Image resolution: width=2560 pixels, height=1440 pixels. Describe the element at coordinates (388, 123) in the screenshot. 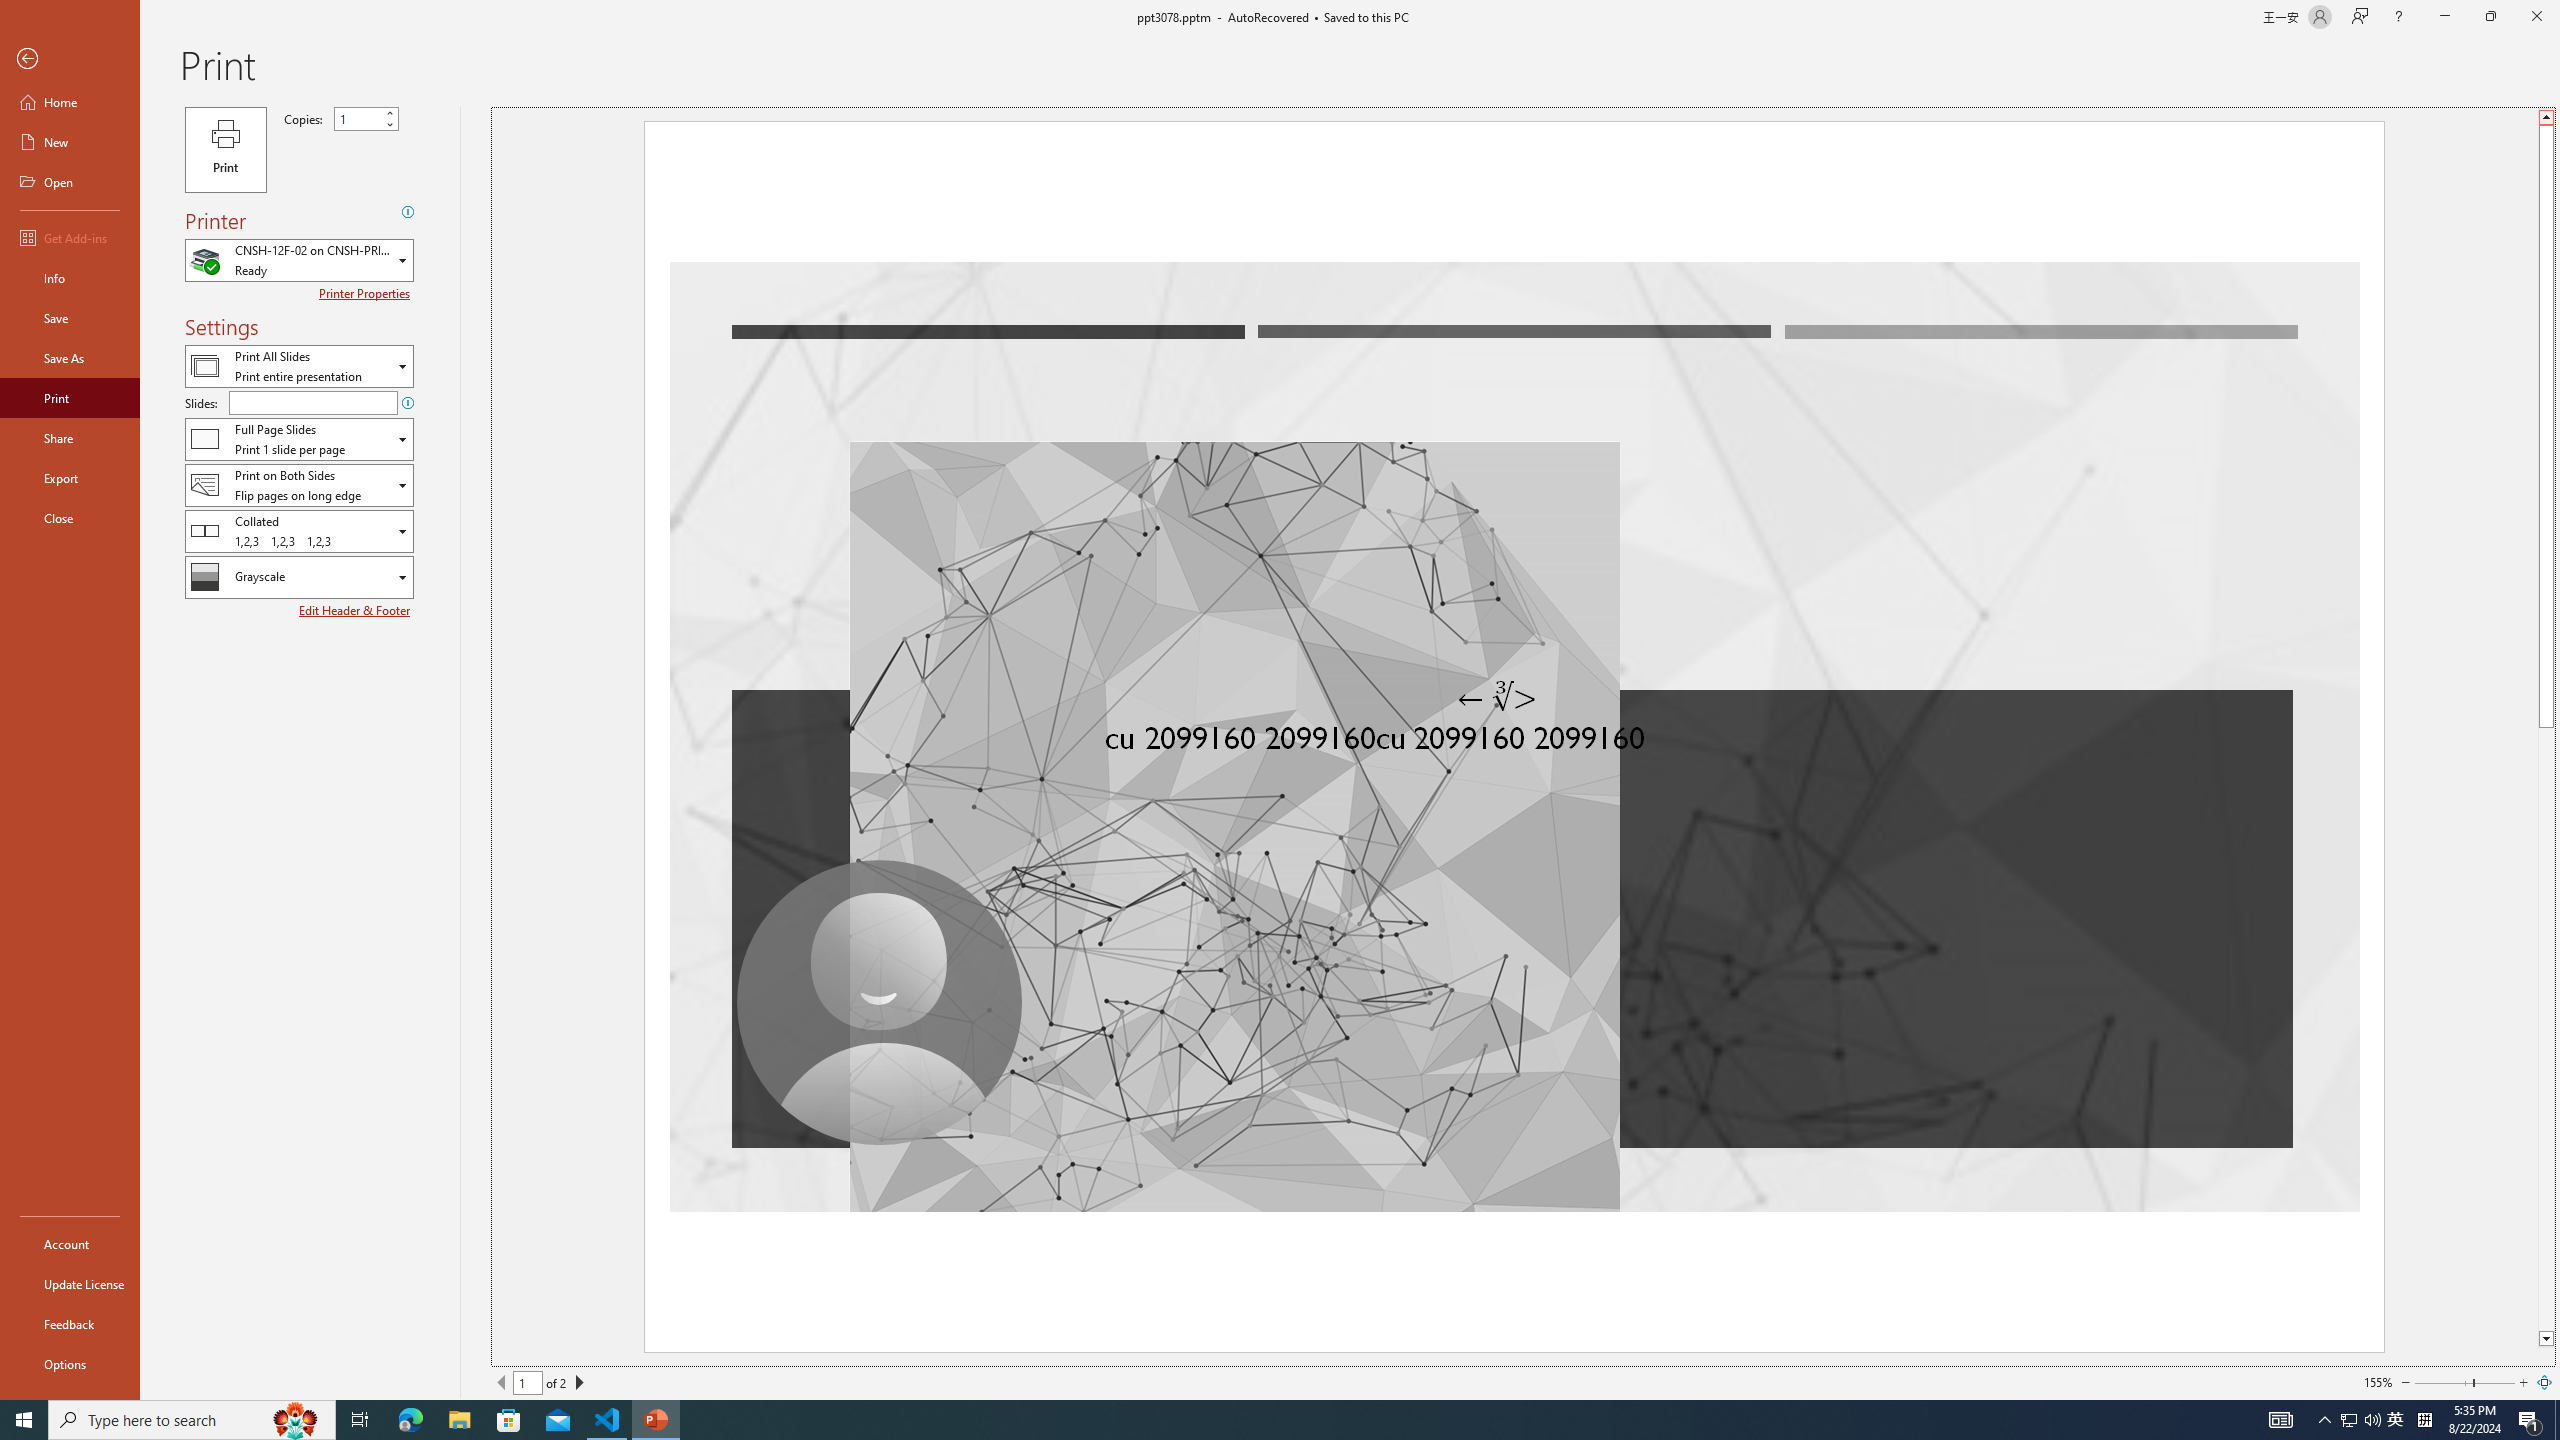

I see `'Less'` at that location.